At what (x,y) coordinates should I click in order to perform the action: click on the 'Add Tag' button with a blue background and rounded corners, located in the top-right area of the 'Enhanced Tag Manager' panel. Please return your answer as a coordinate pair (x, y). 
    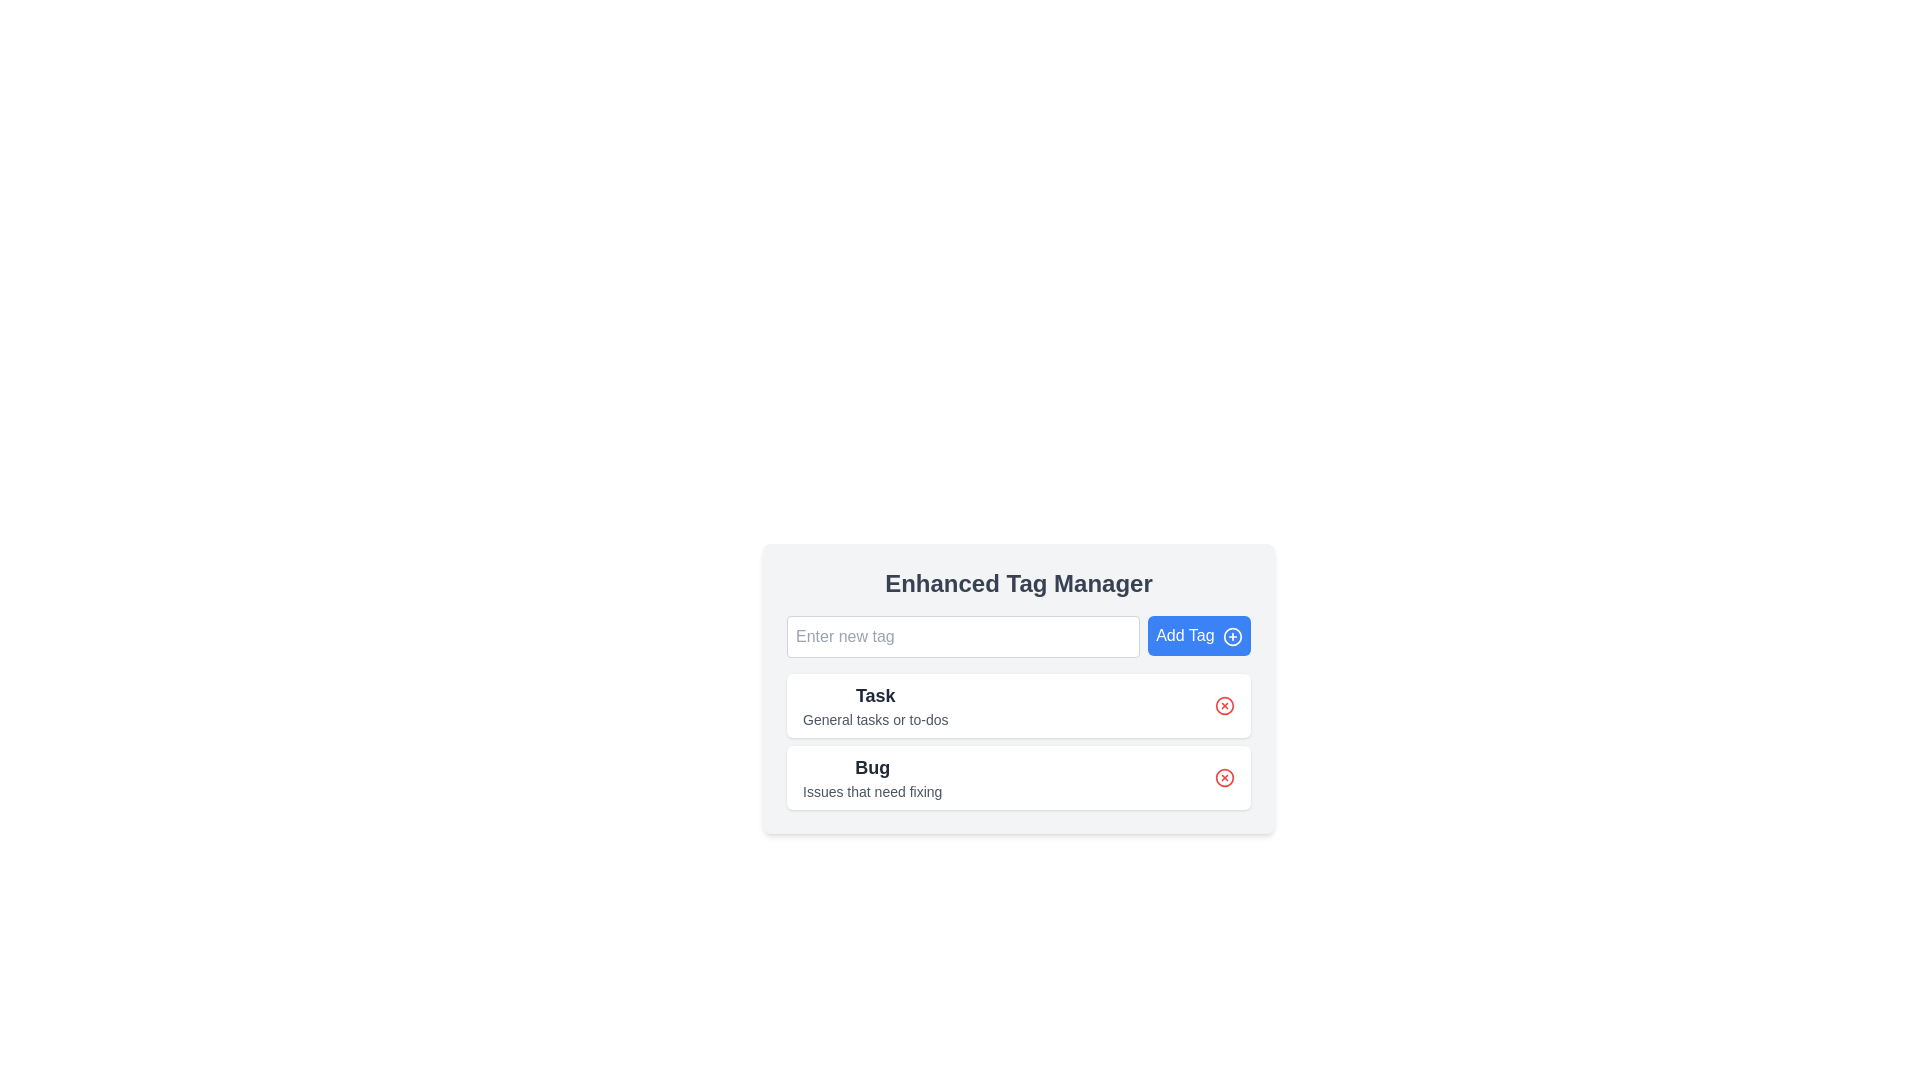
    Looking at the image, I should click on (1199, 636).